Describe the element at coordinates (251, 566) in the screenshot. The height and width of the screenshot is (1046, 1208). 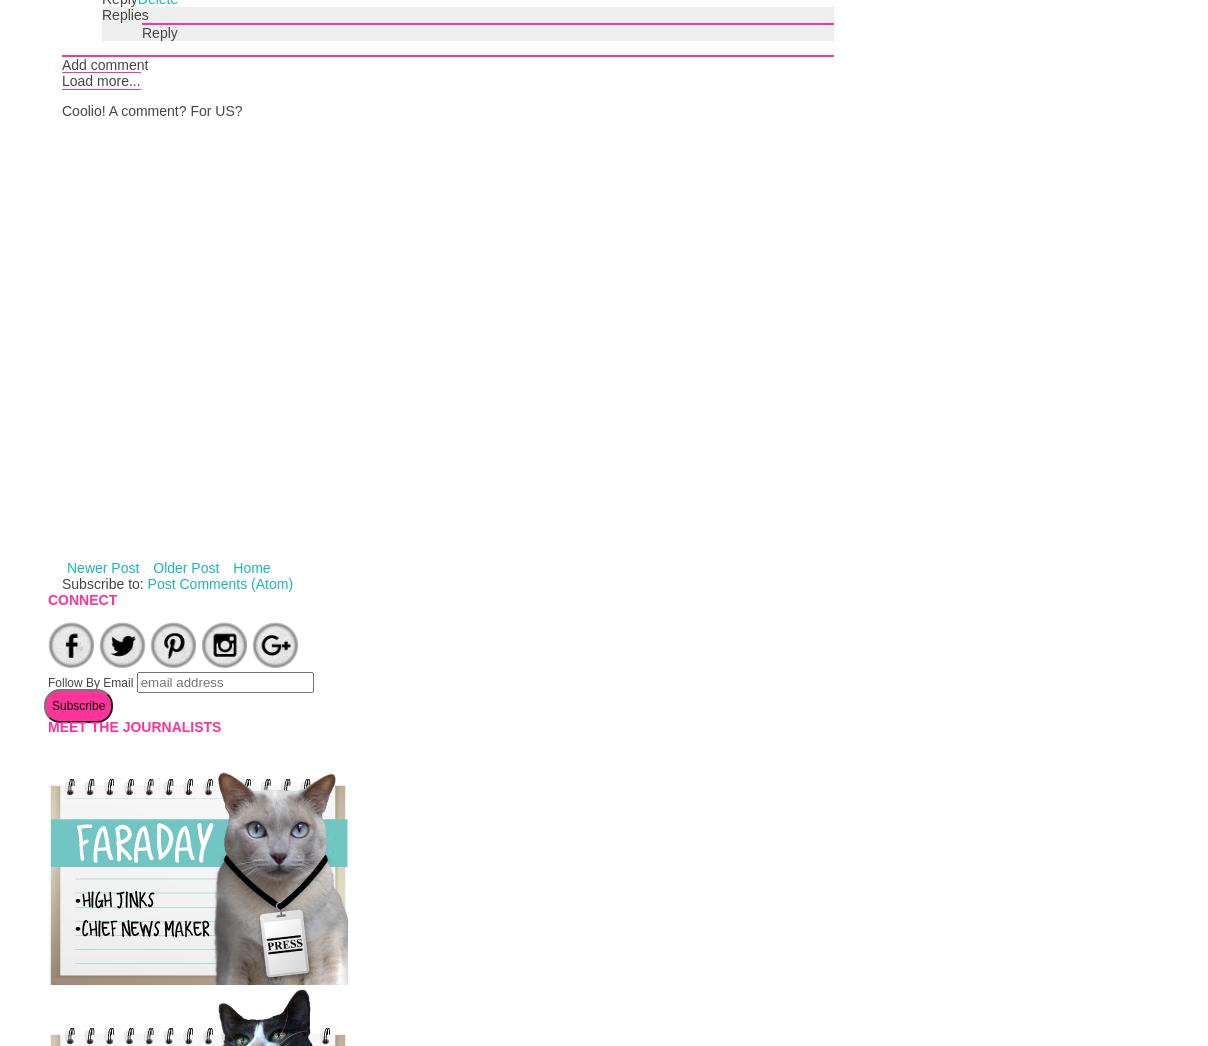
I see `'Home'` at that location.